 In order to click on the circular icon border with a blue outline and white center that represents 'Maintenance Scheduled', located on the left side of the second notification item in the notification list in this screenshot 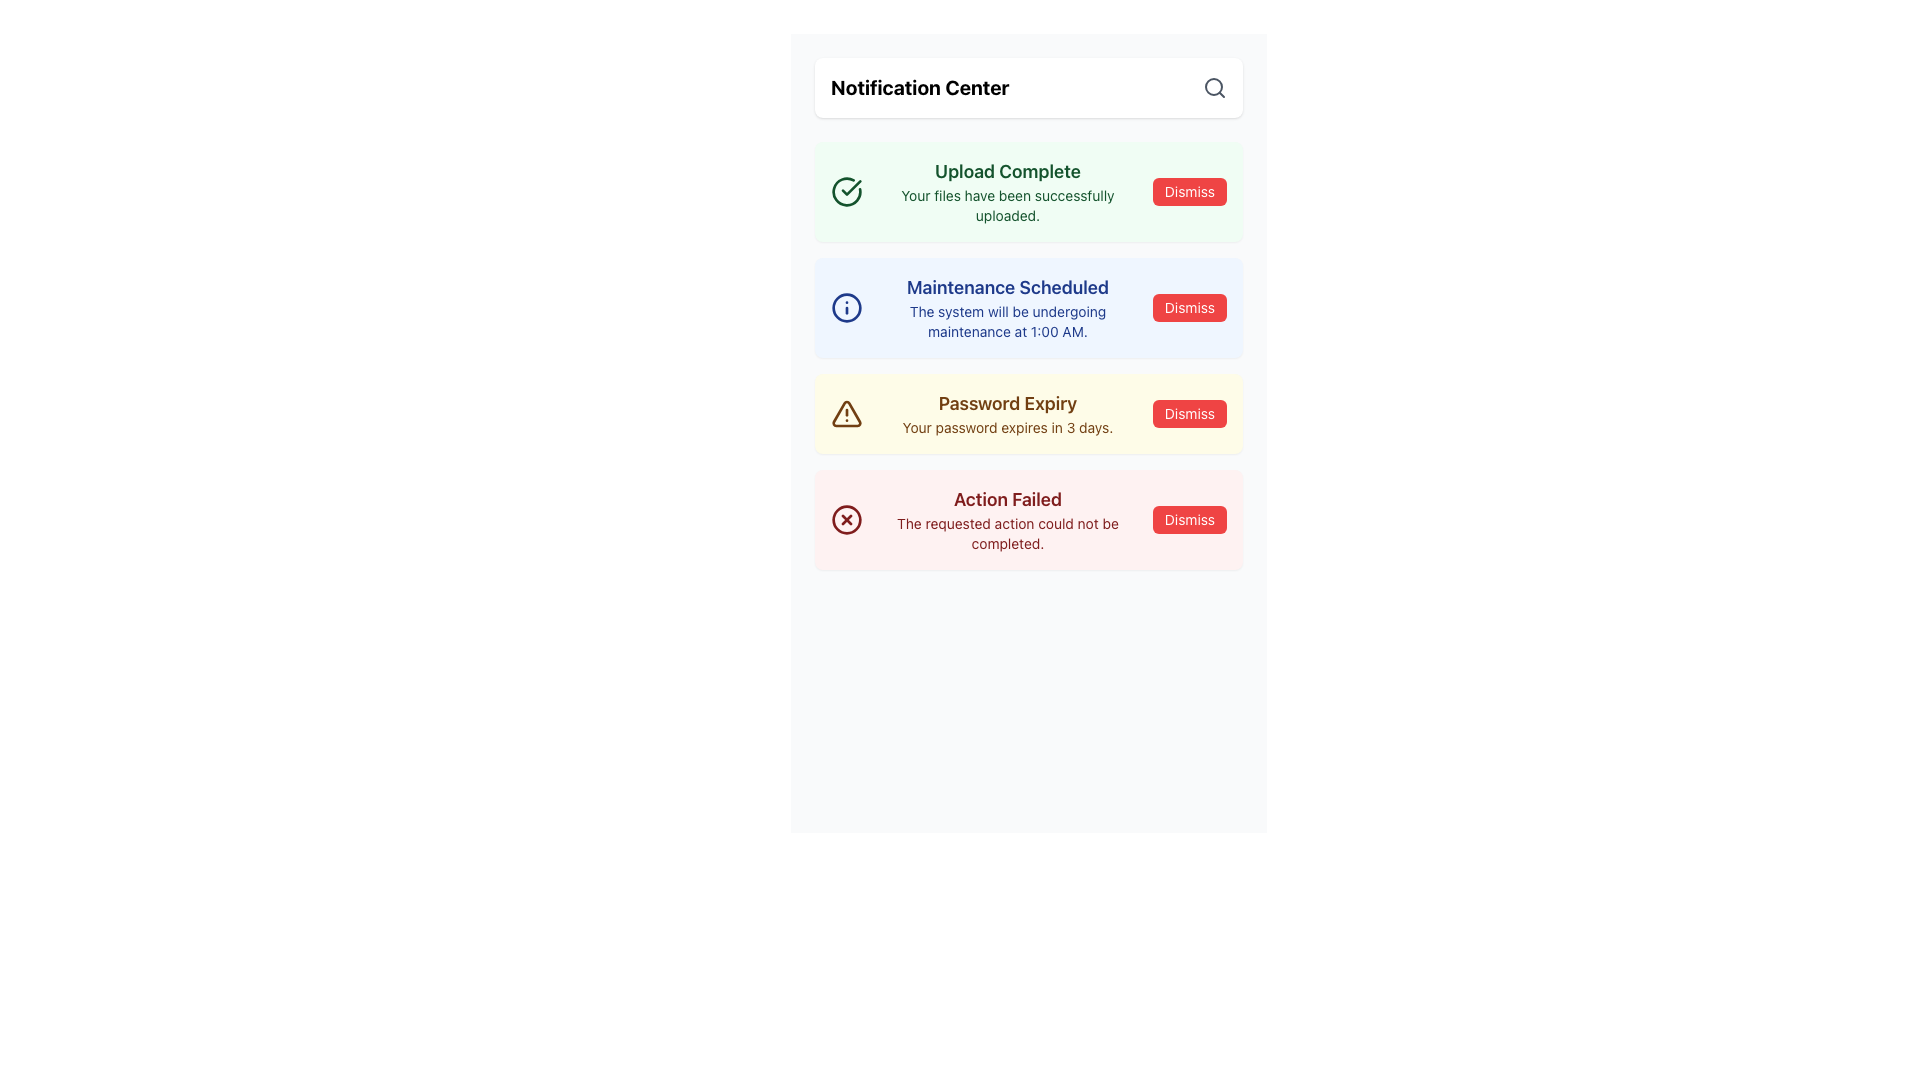, I will do `click(846, 308)`.